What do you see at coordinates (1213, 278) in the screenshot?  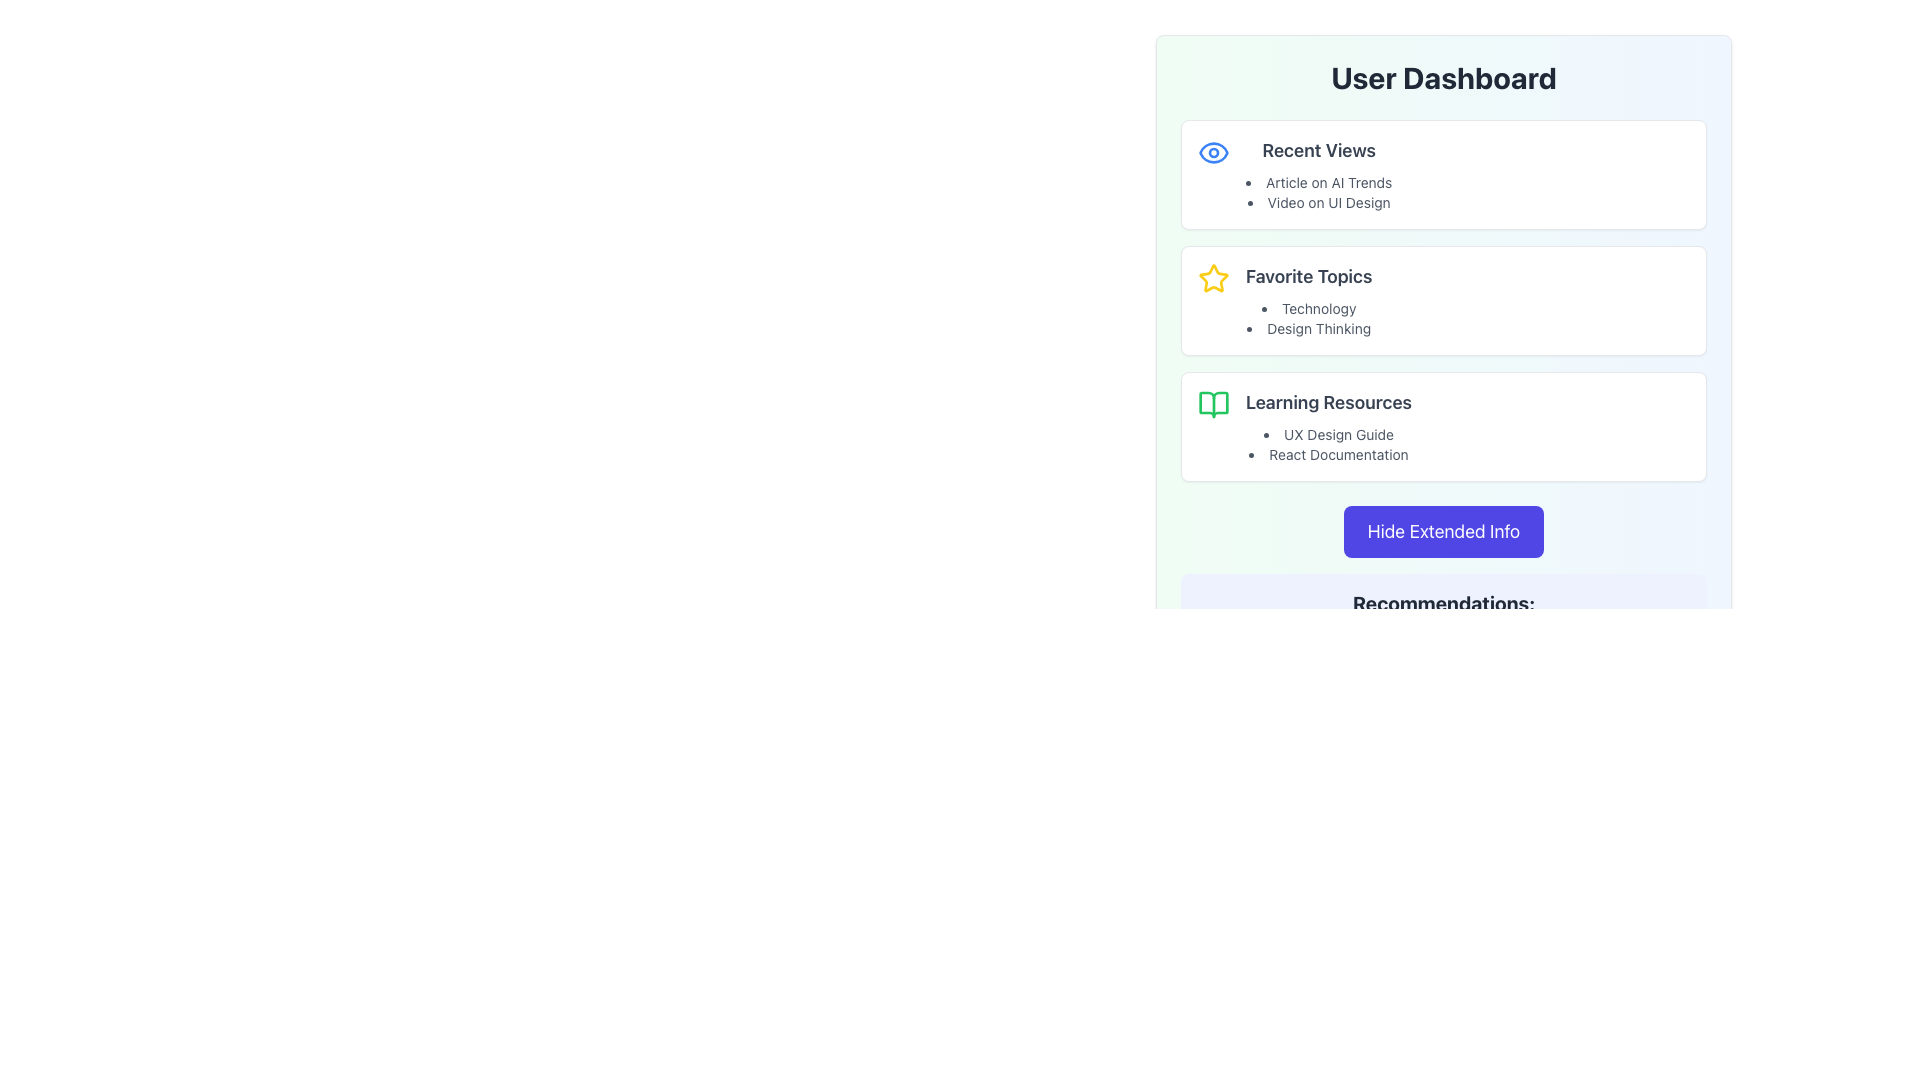 I see `the star icon with a hollow center and yellow border in the 'Favorite Topics' section of the User Dashboard` at bounding box center [1213, 278].